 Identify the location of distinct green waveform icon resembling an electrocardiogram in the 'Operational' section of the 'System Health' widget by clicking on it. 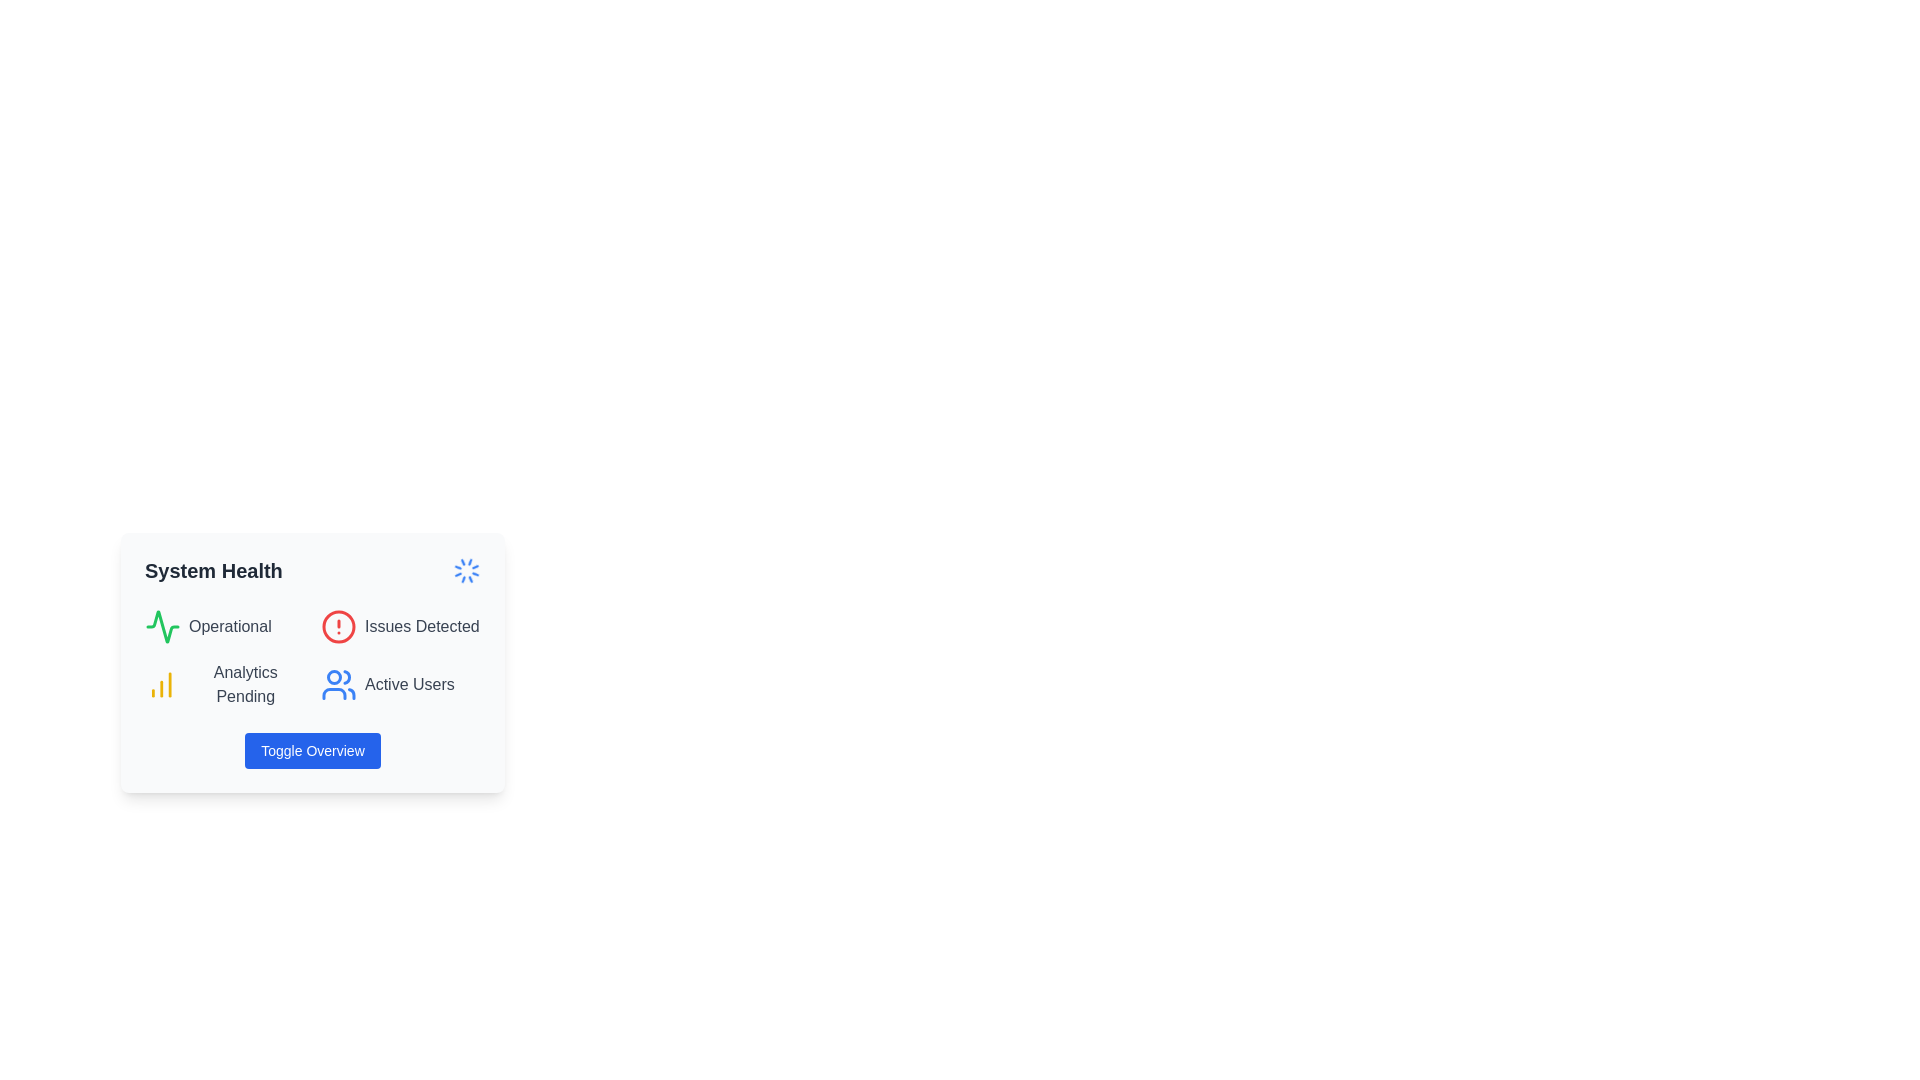
(163, 626).